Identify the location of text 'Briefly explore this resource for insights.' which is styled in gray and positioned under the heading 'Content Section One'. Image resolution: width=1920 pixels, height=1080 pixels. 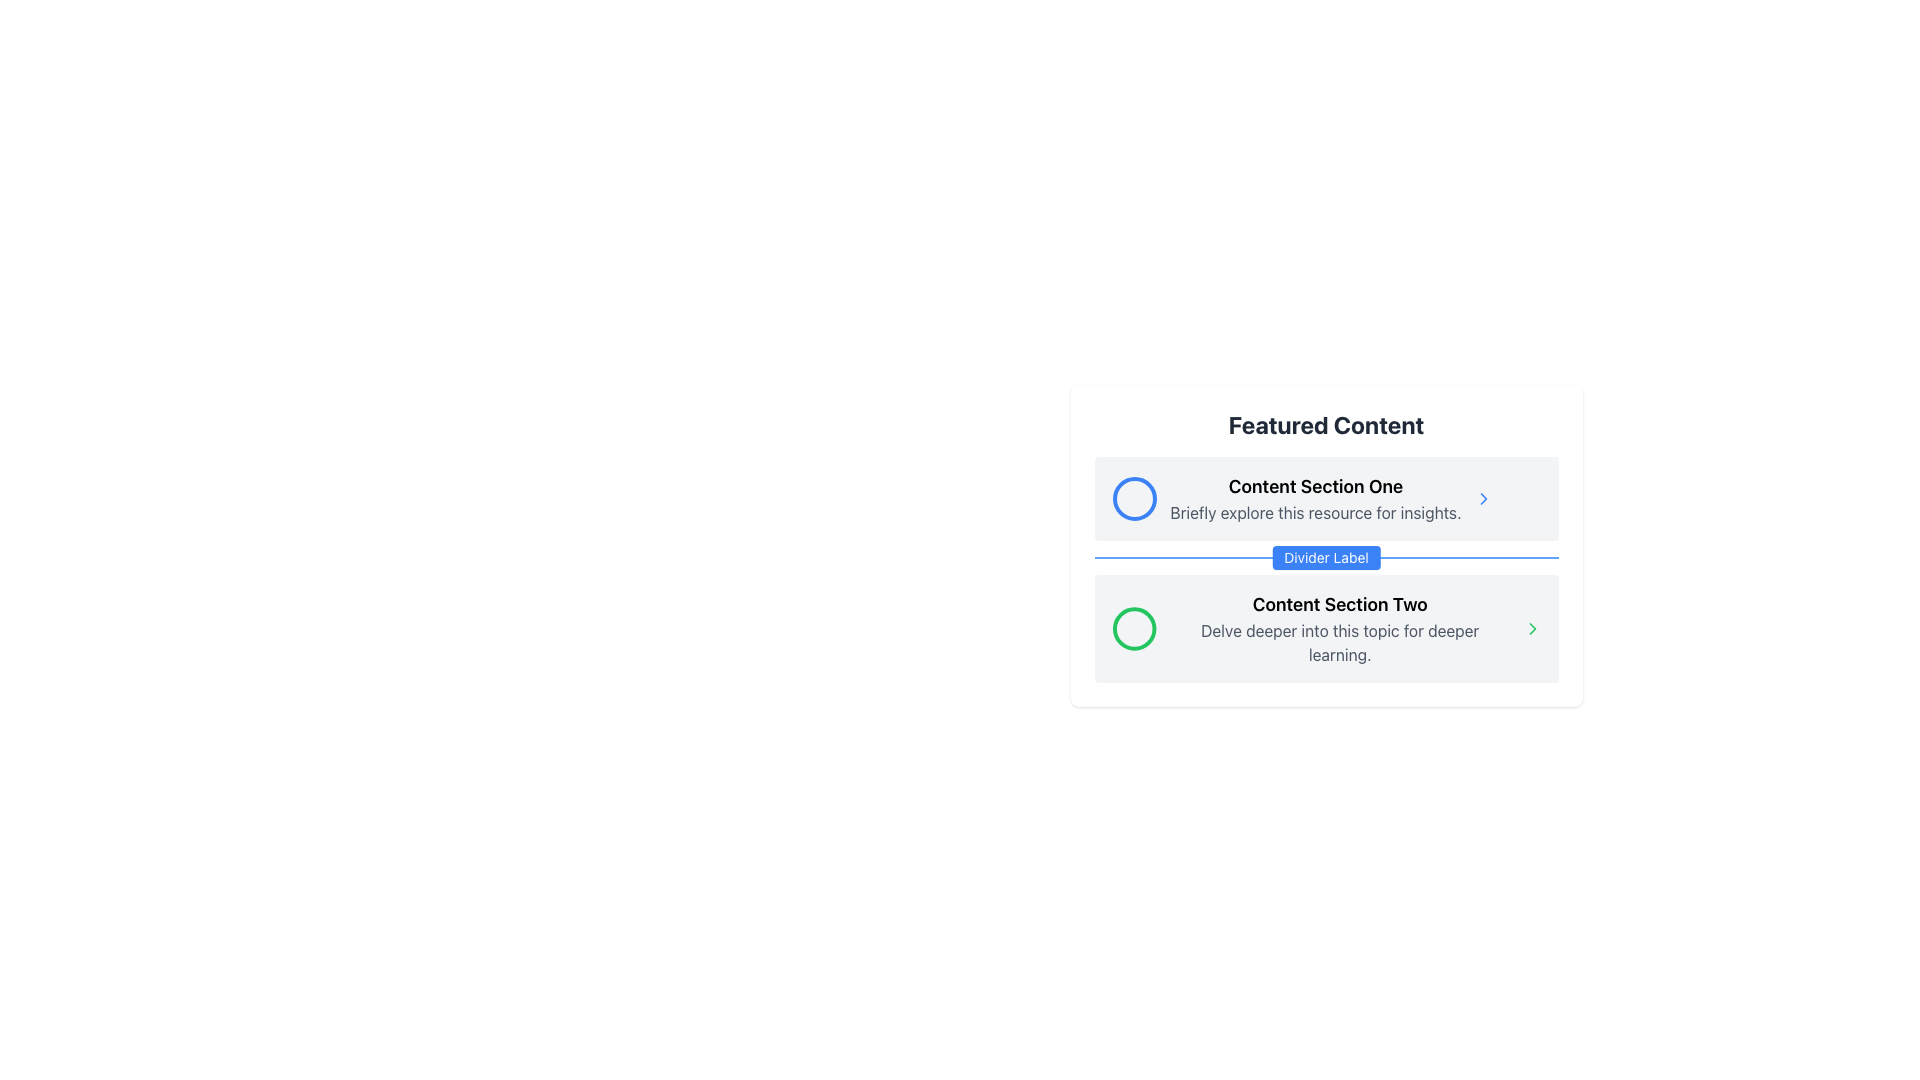
(1315, 512).